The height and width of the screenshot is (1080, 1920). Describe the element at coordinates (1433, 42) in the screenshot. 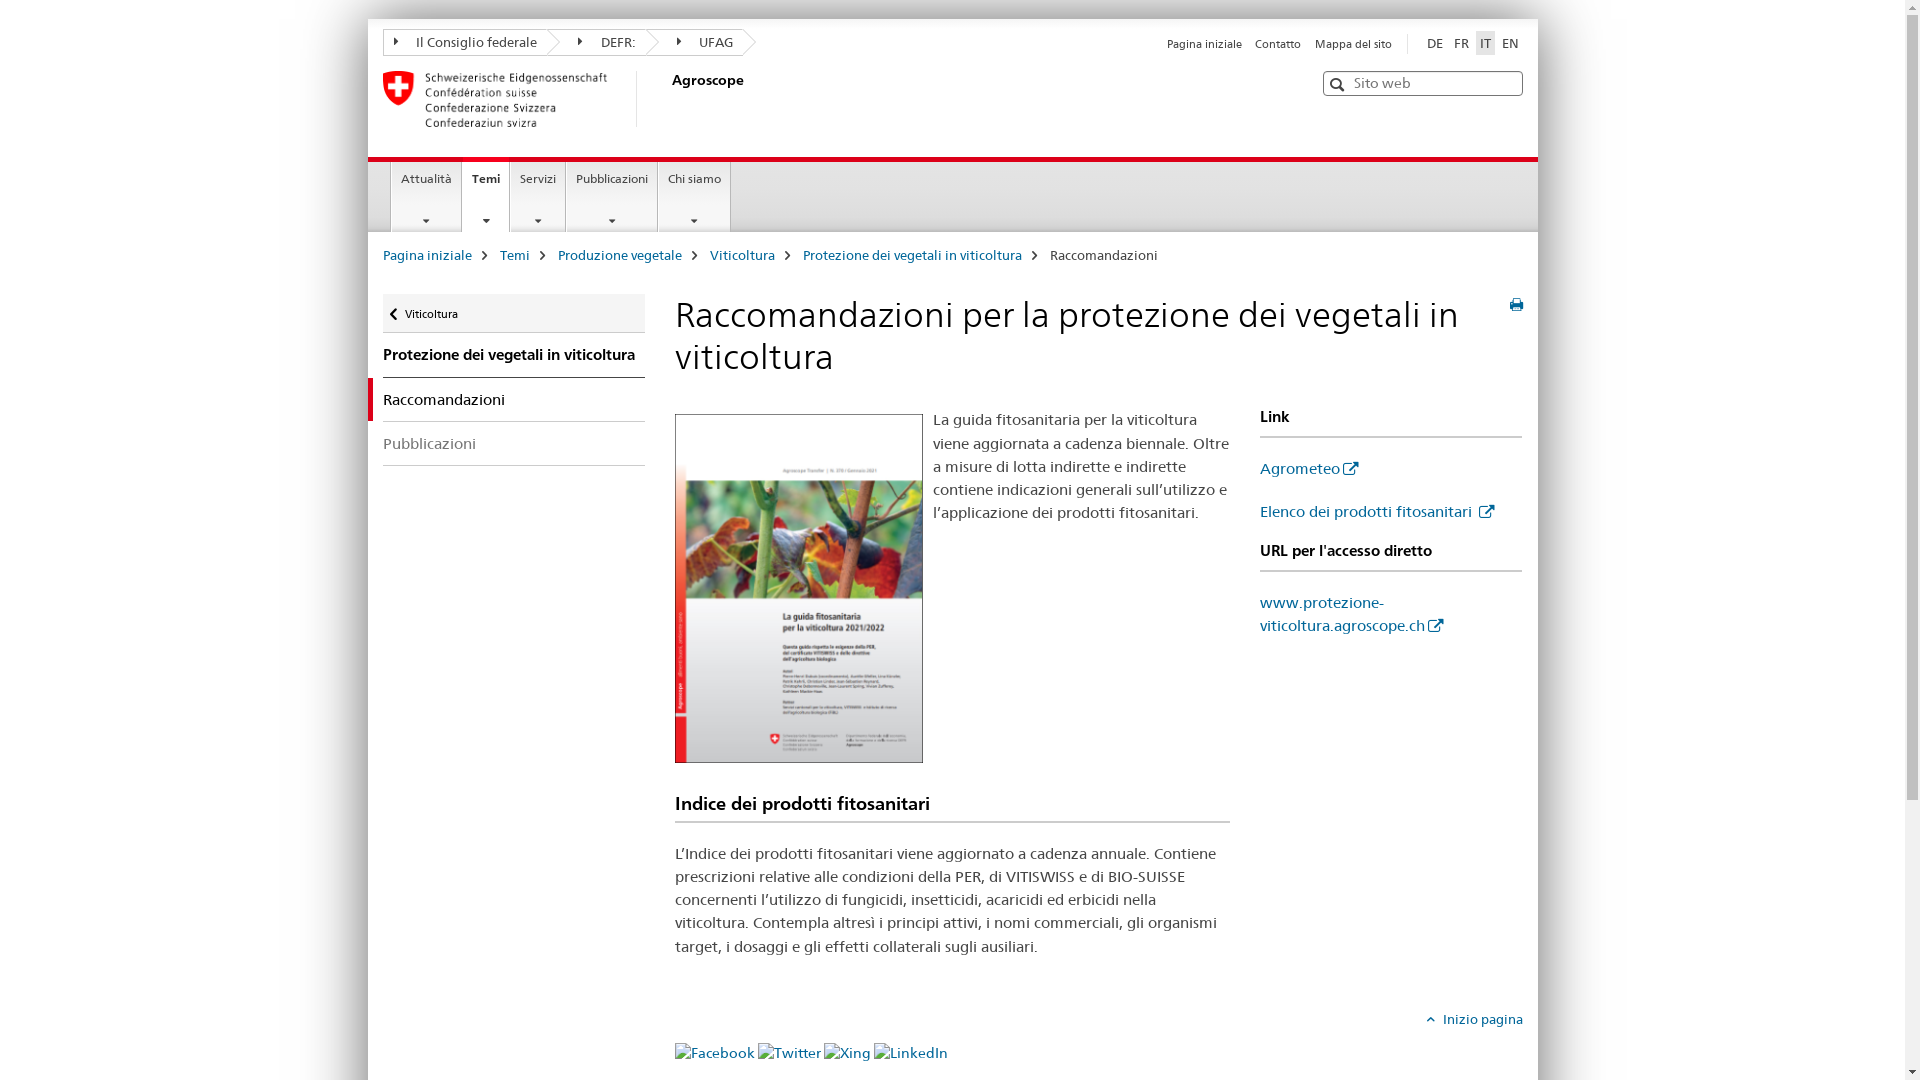

I see `'DE'` at that location.